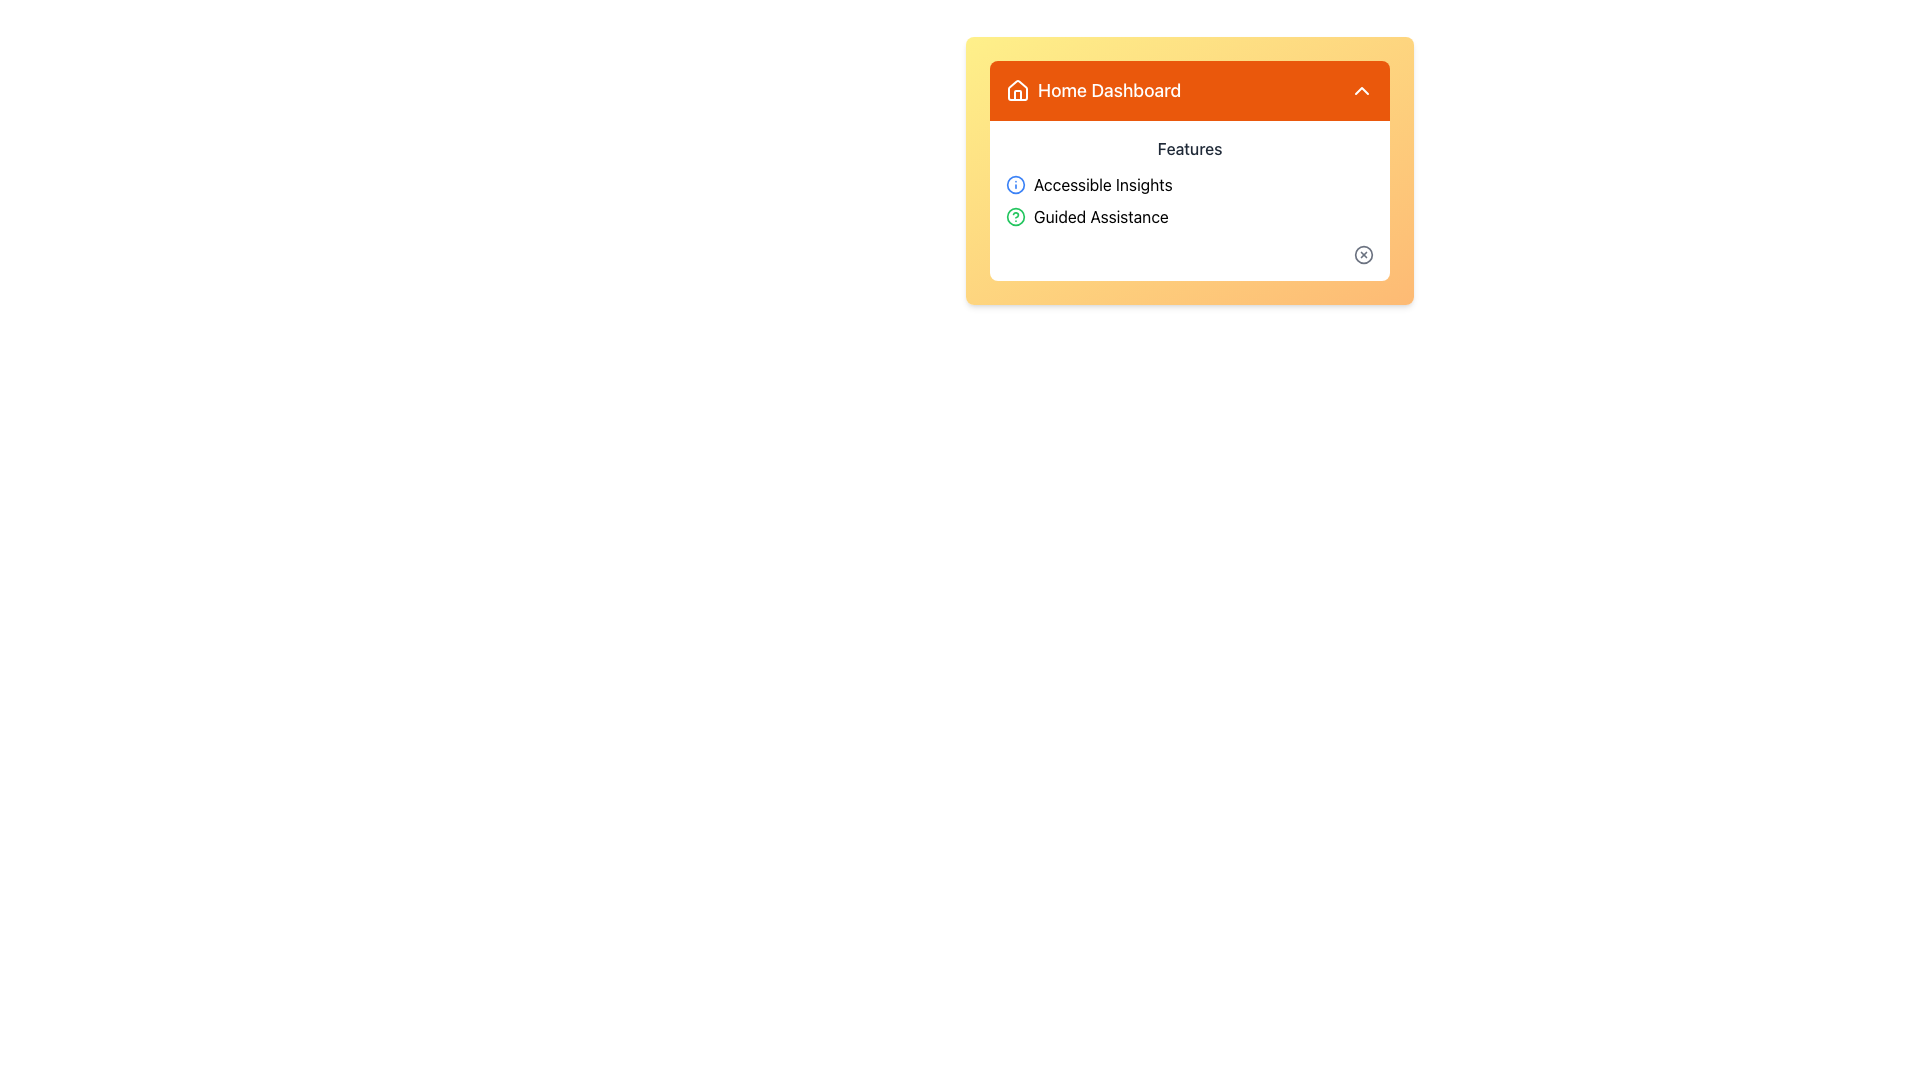  What do you see at coordinates (1017, 91) in the screenshot?
I see `the stylized house icon located at the top-left corner of the module, which is to the left of the 'Home Dashboard' text` at bounding box center [1017, 91].